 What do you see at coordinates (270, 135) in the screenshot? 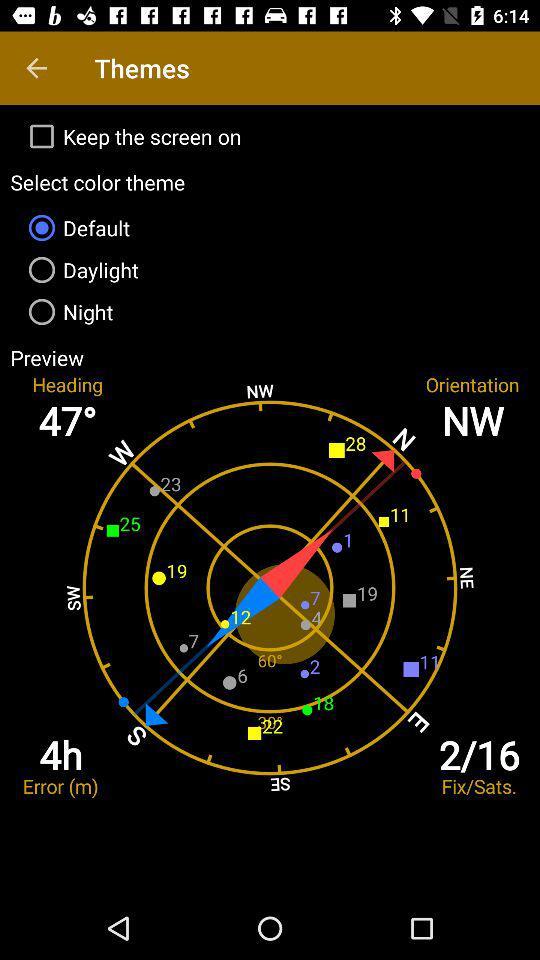
I see `keep the screen item` at bounding box center [270, 135].